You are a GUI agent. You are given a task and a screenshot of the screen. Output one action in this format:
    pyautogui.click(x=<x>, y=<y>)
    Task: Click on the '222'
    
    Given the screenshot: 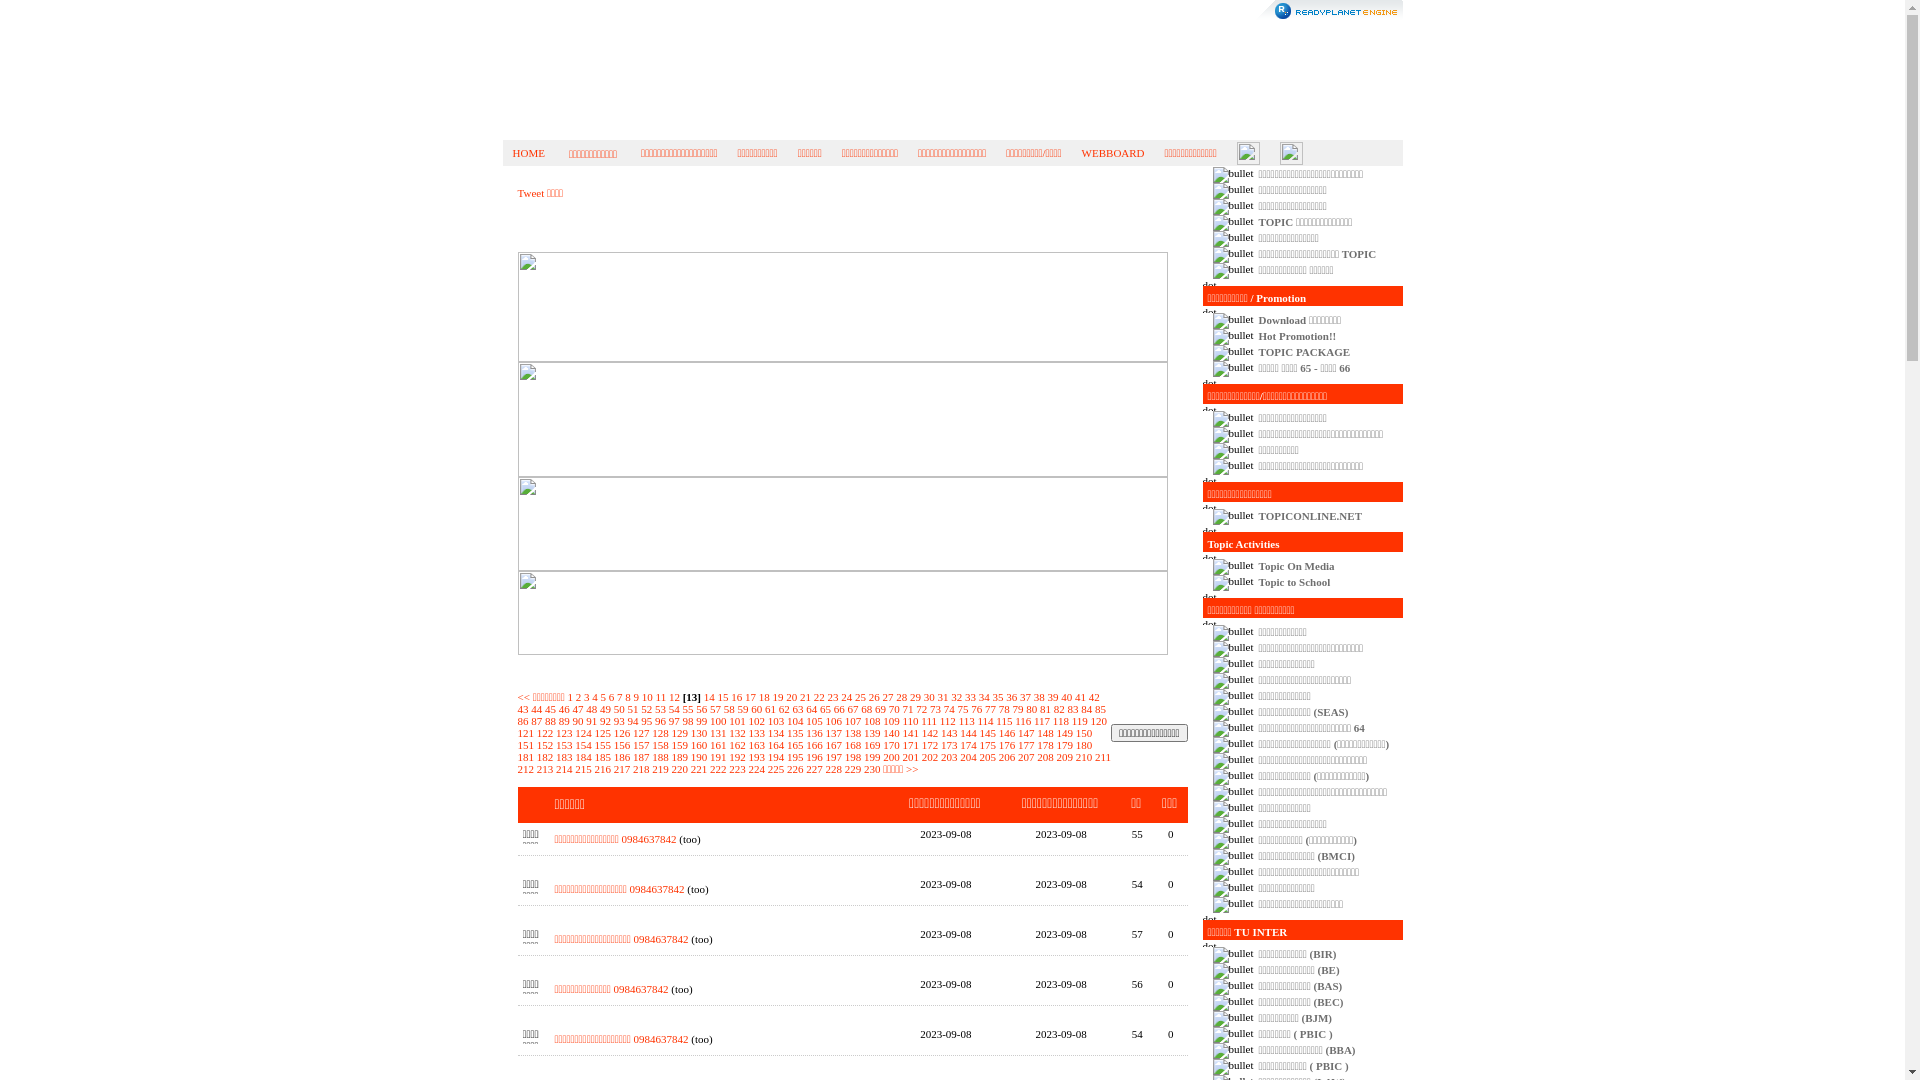 What is the action you would take?
    pyautogui.click(x=718, y=767)
    